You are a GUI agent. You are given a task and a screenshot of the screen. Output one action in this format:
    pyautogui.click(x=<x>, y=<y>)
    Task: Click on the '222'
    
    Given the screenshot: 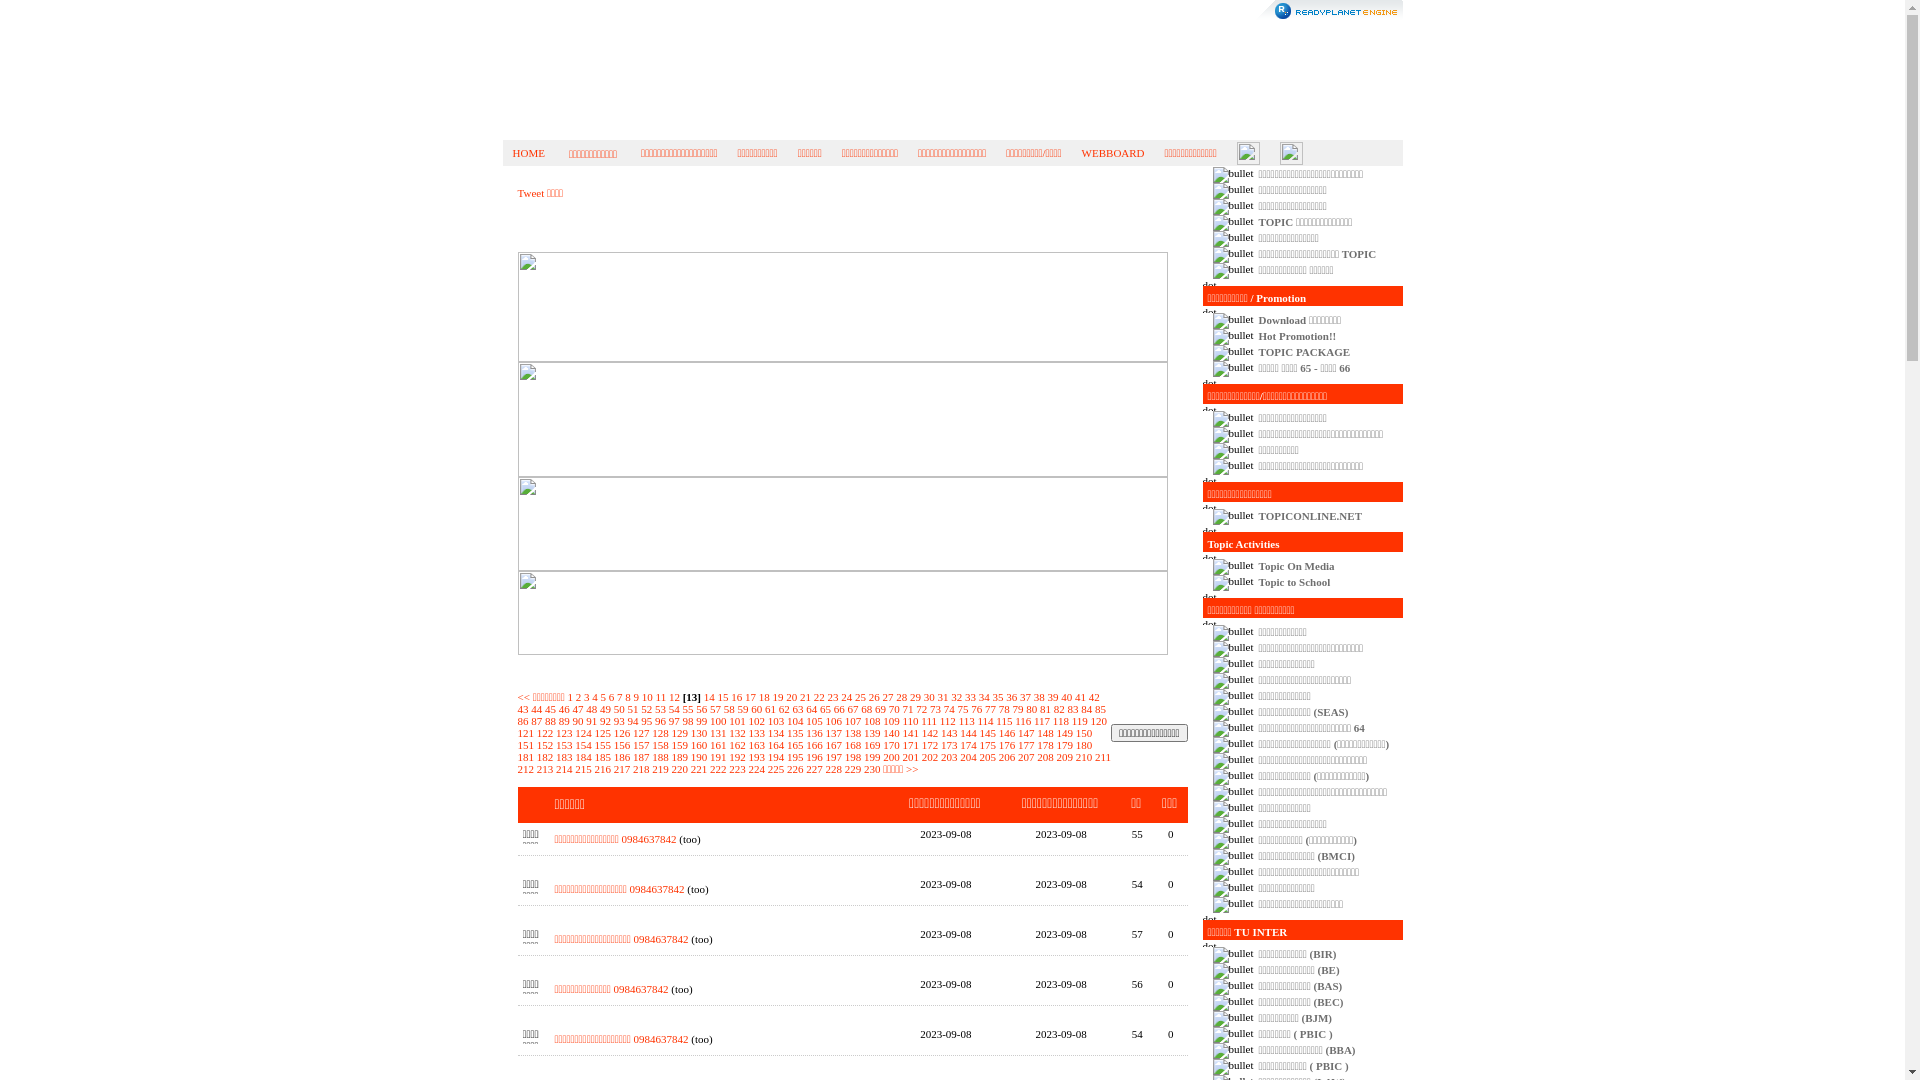 What is the action you would take?
    pyautogui.click(x=718, y=767)
    